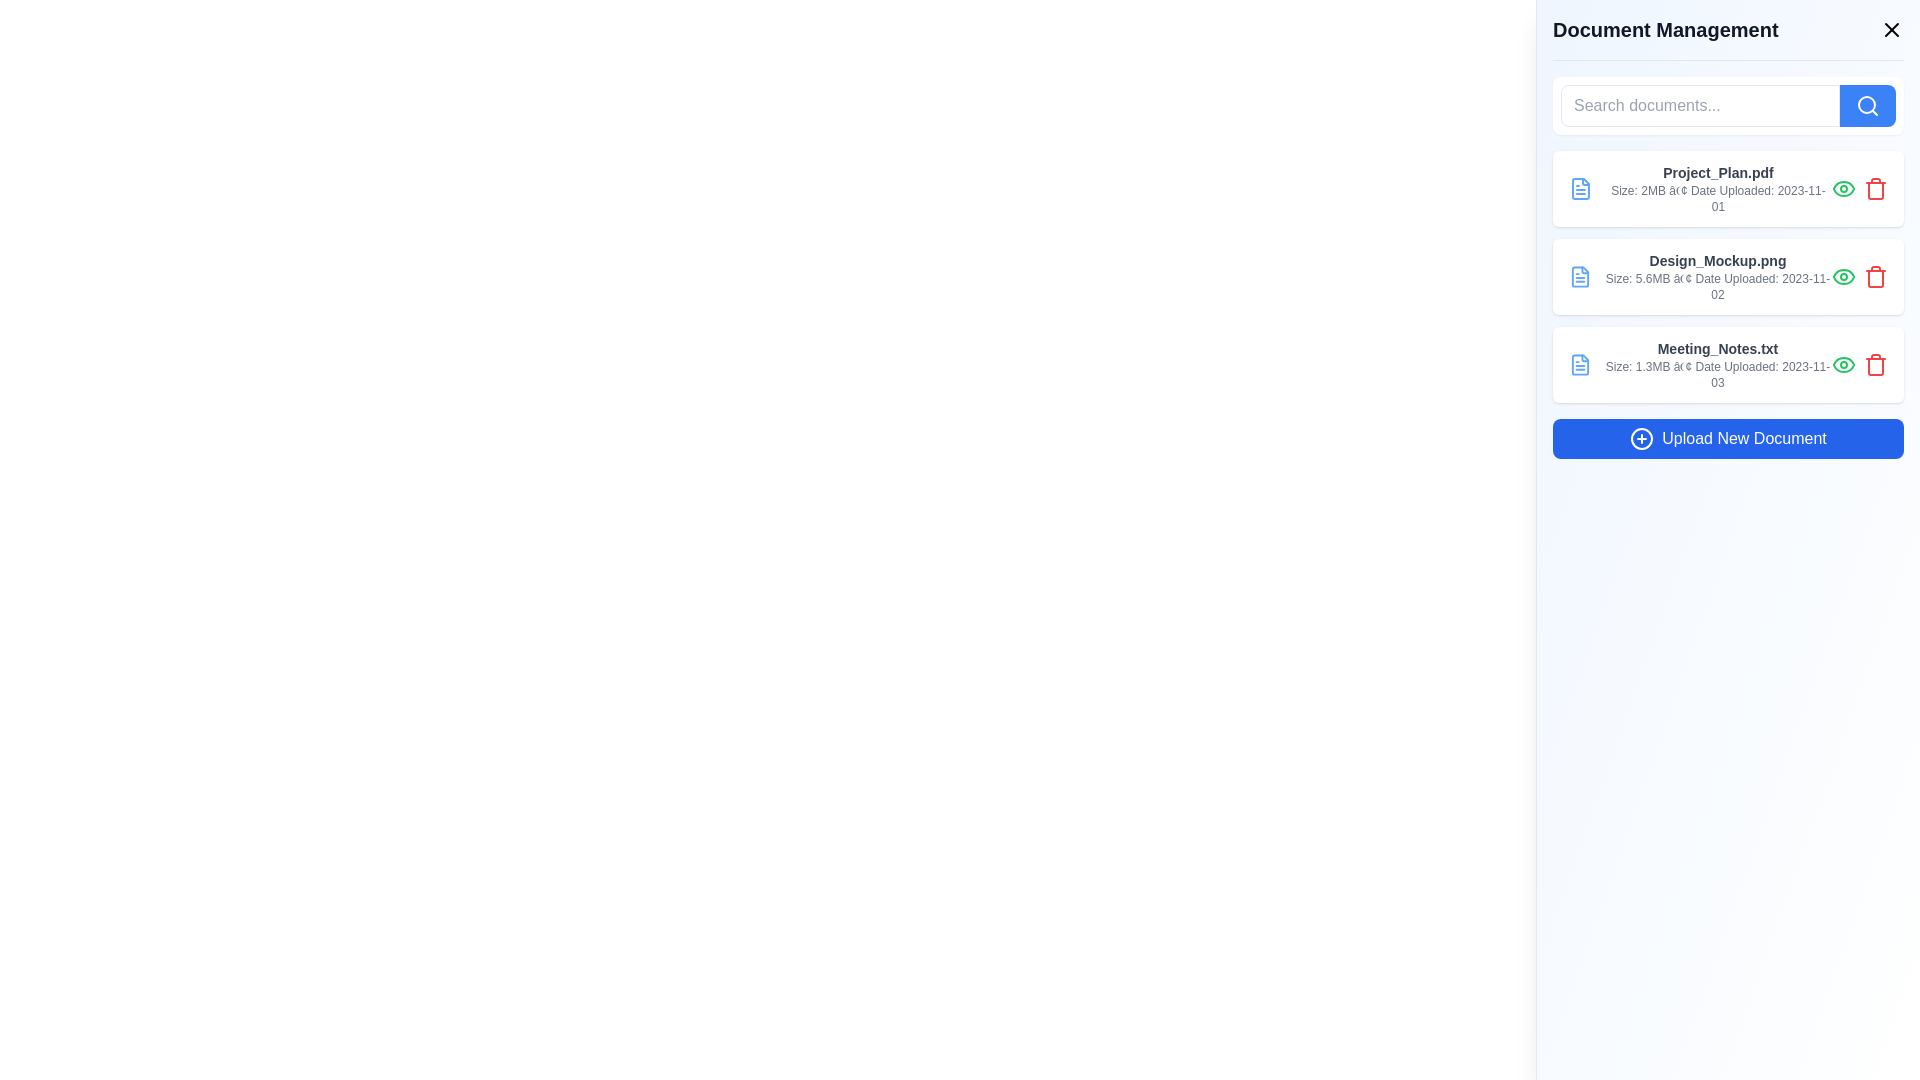  What do you see at coordinates (1875, 189) in the screenshot?
I see `the red trash can icon located at the rightmost position in the group of icons` at bounding box center [1875, 189].